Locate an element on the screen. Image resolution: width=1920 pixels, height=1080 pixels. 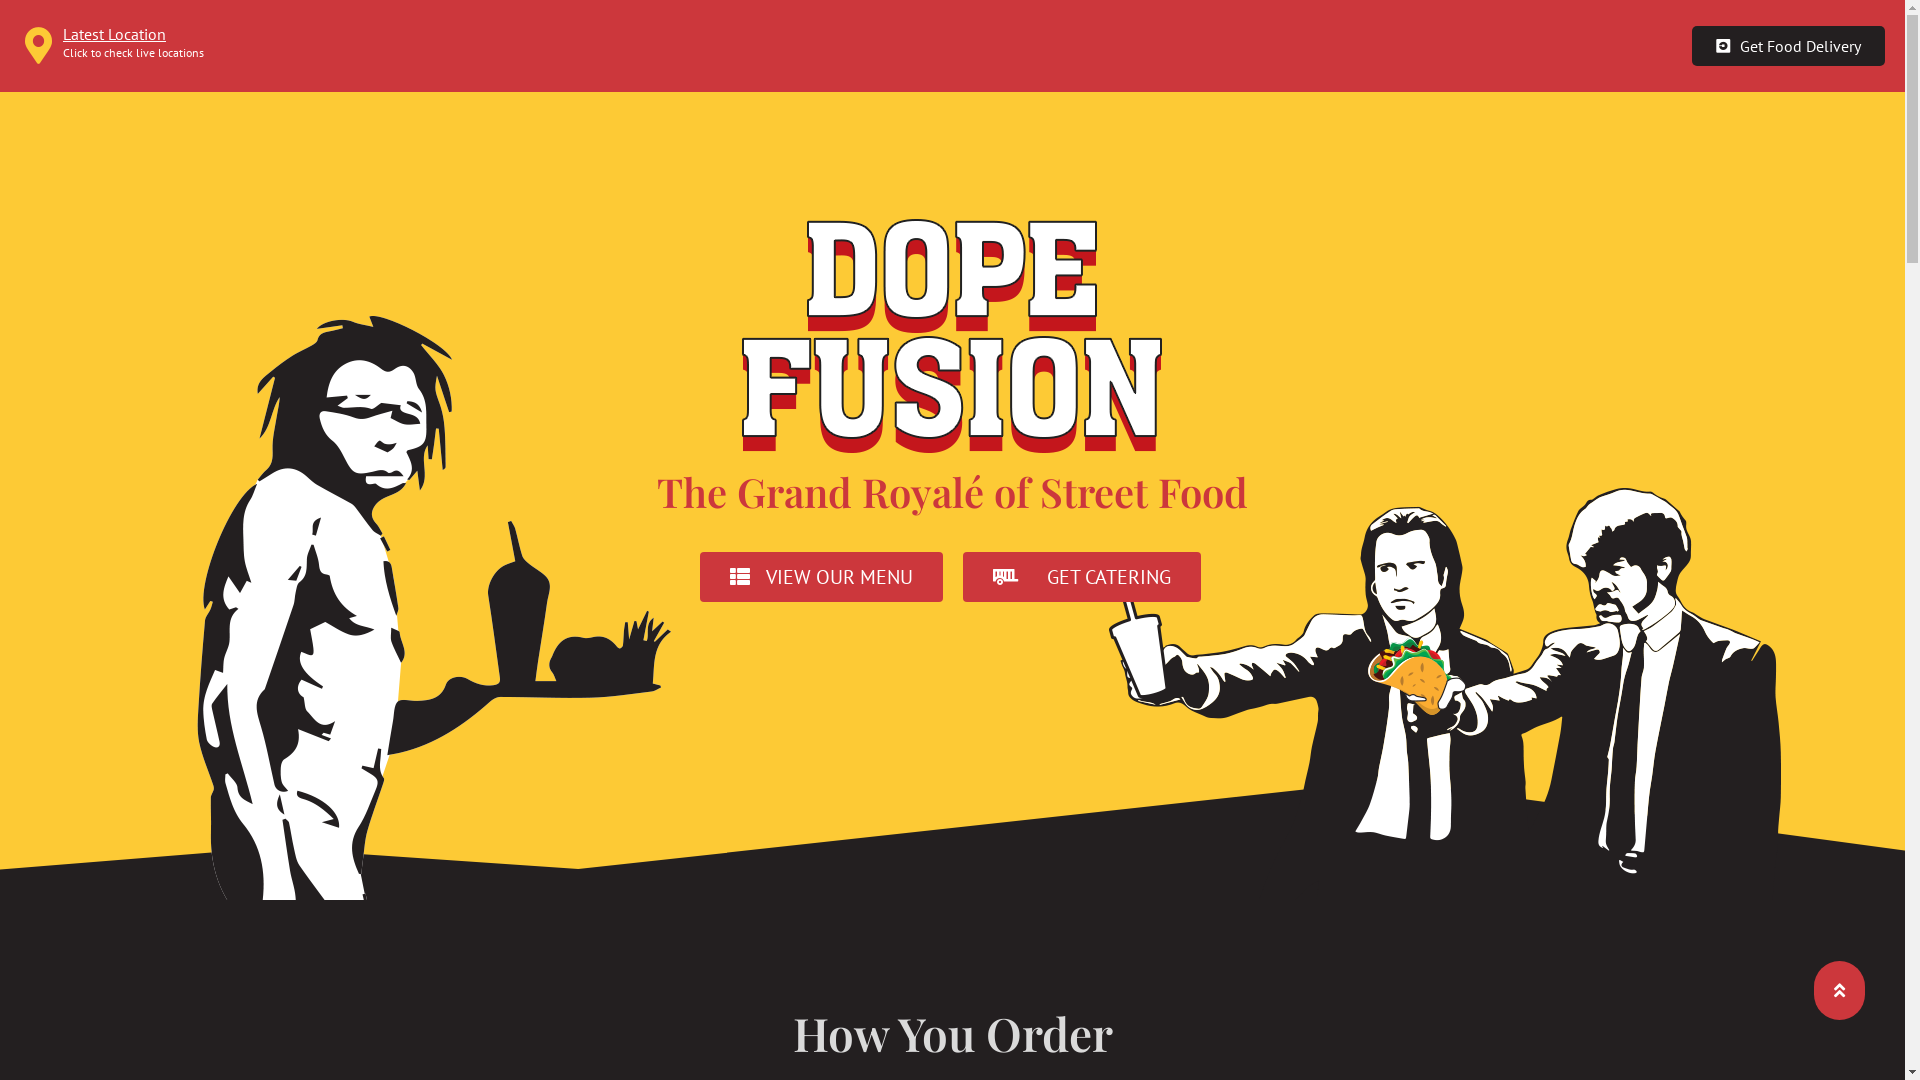
'Latest Location' is located at coordinates (113, 34).